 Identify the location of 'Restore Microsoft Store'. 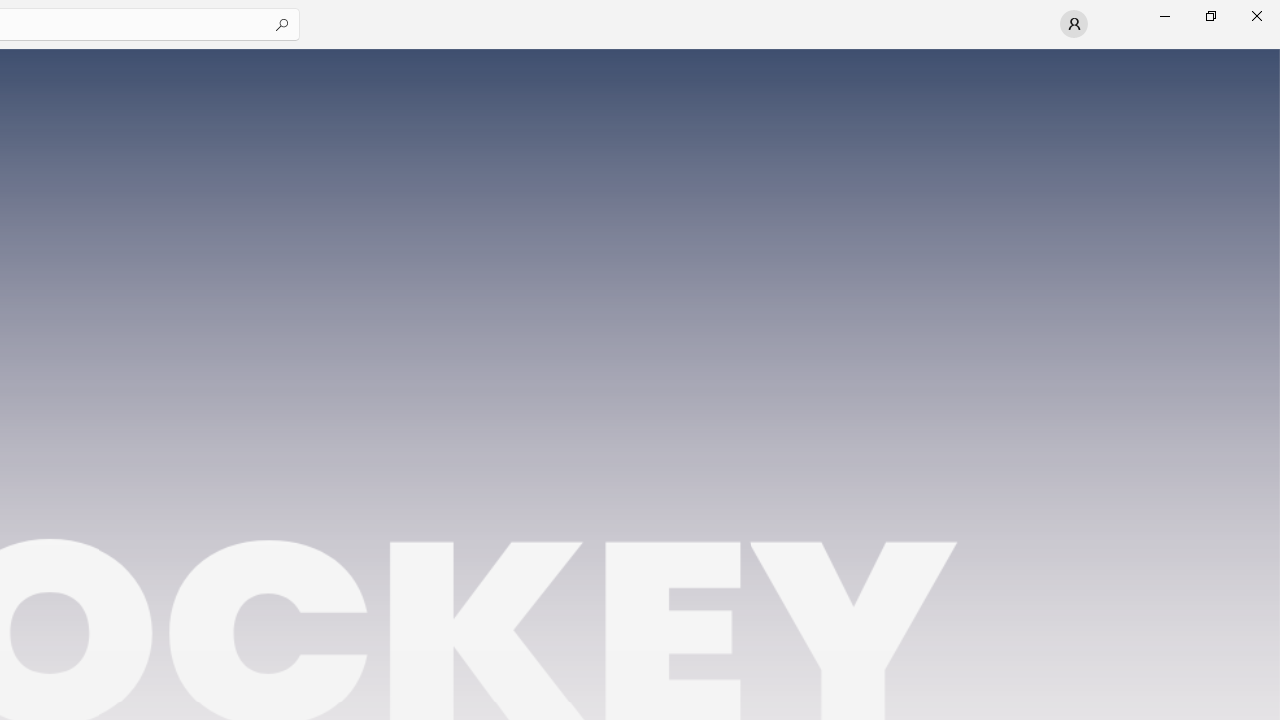
(1209, 15).